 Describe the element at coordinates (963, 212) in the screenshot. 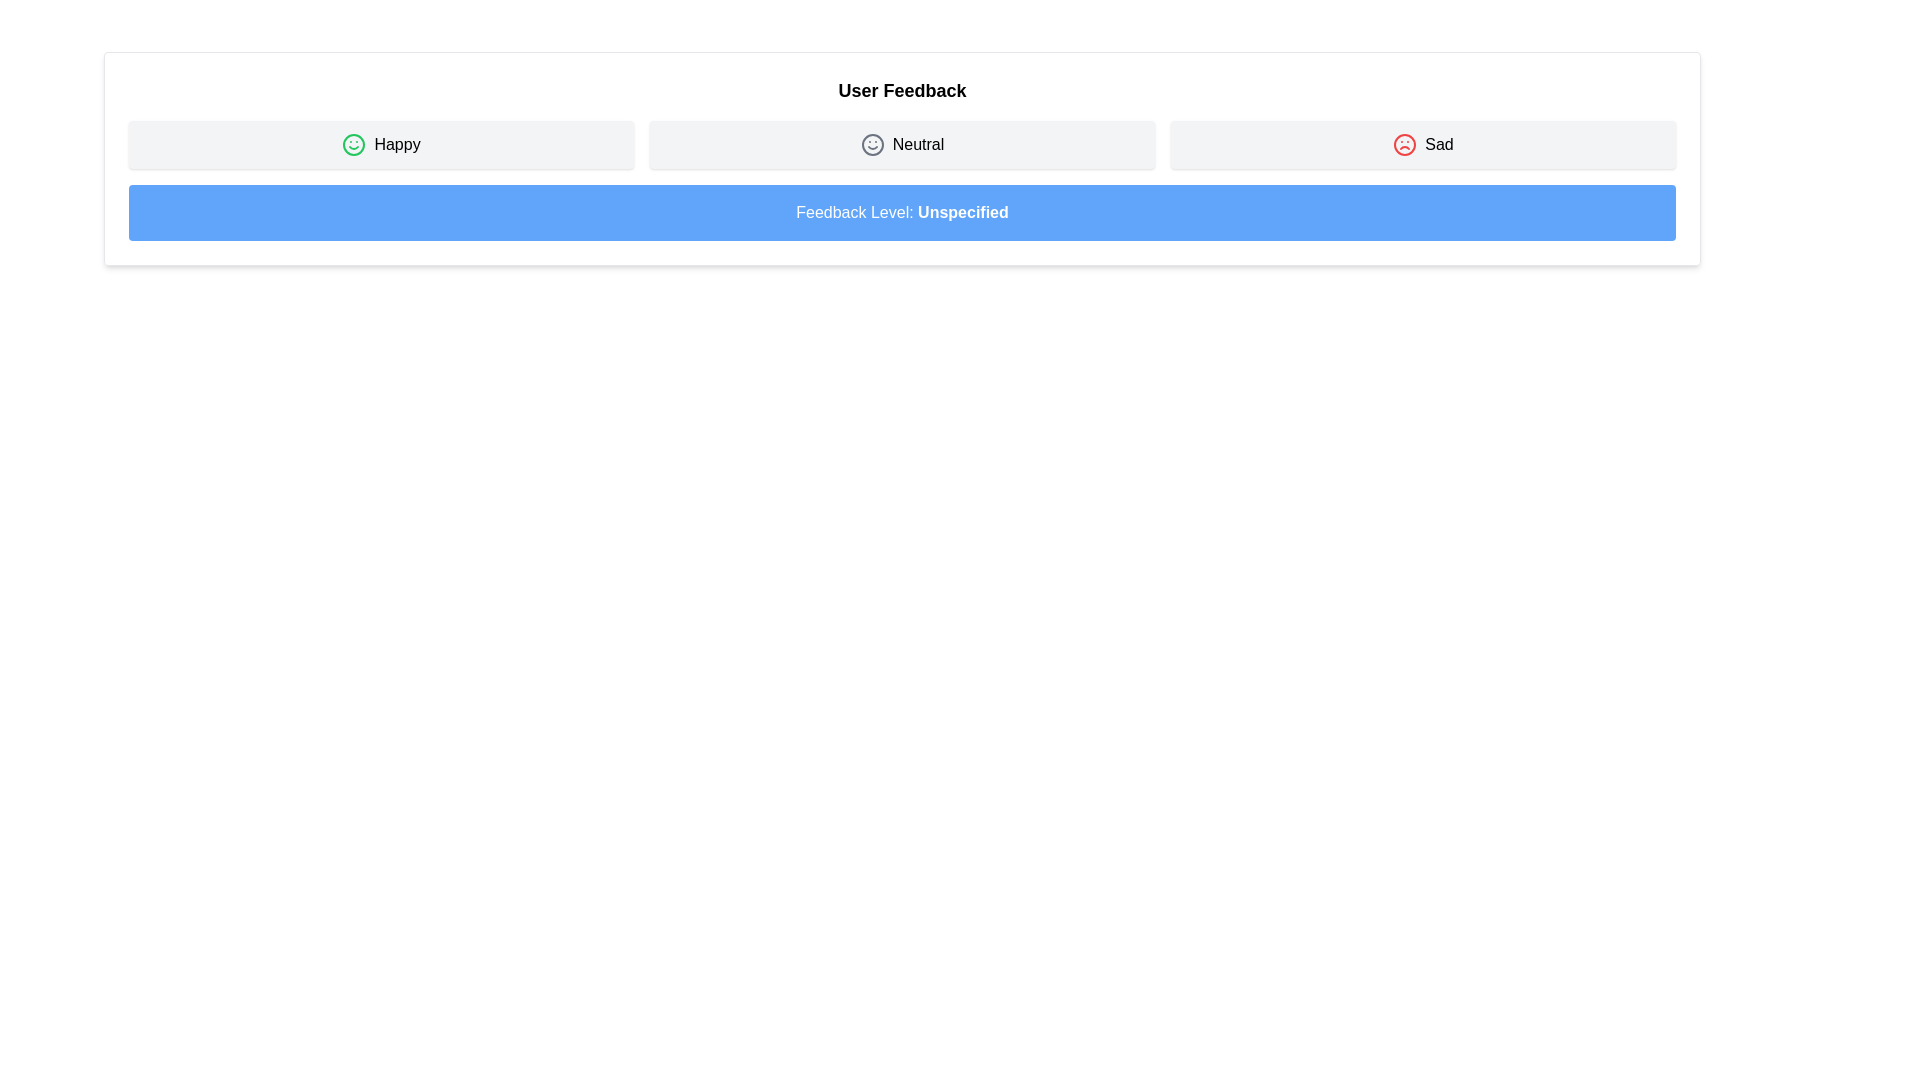

I see `the text label indicating the current feedback level, which displays 'Unspecified' and is positioned to the right of 'Feedback Level:' in a blue rectangular banner` at that location.